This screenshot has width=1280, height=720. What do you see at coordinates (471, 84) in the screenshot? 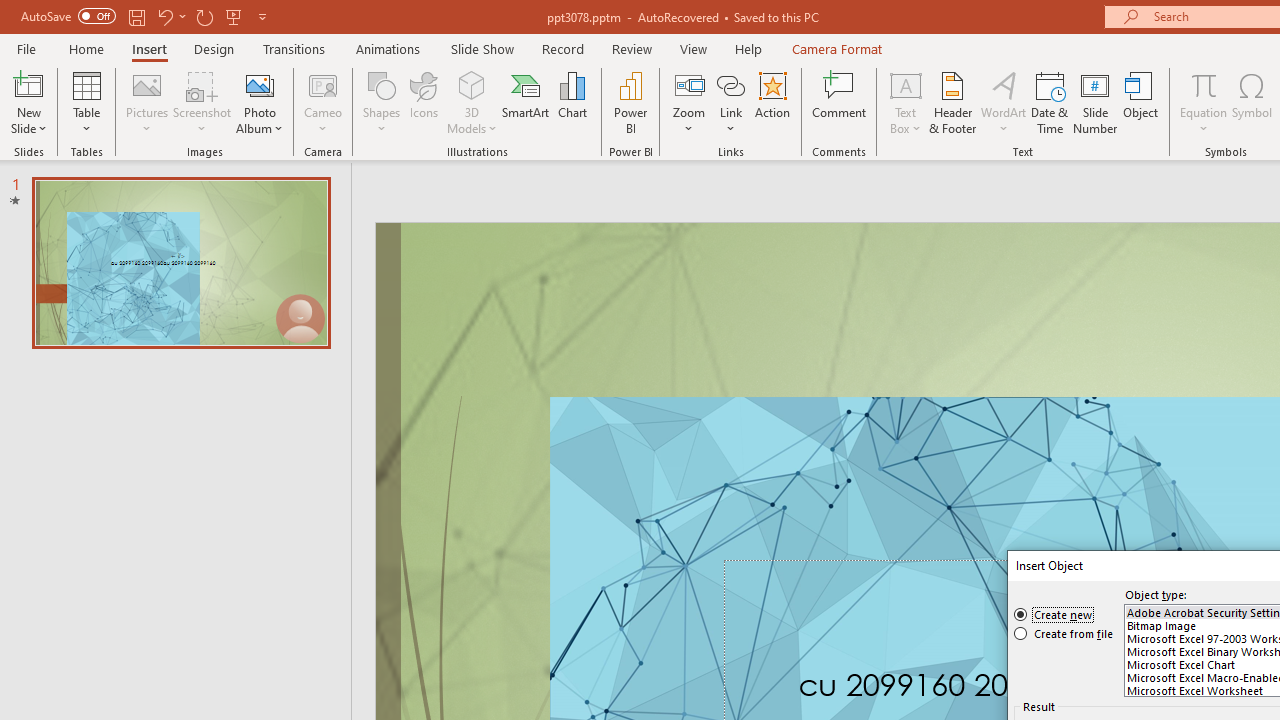
I see `'3D Models'` at bounding box center [471, 84].